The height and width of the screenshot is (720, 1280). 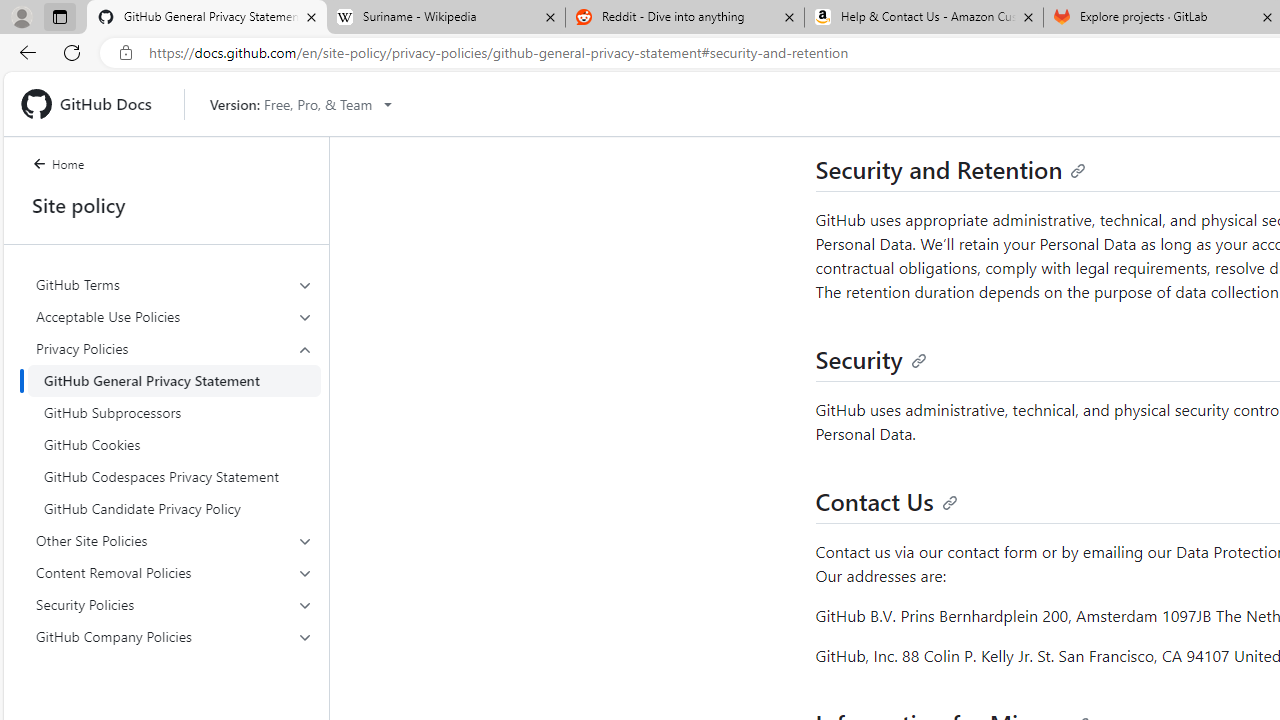 What do you see at coordinates (174, 573) in the screenshot?
I see `'Content Removal Policies'` at bounding box center [174, 573].